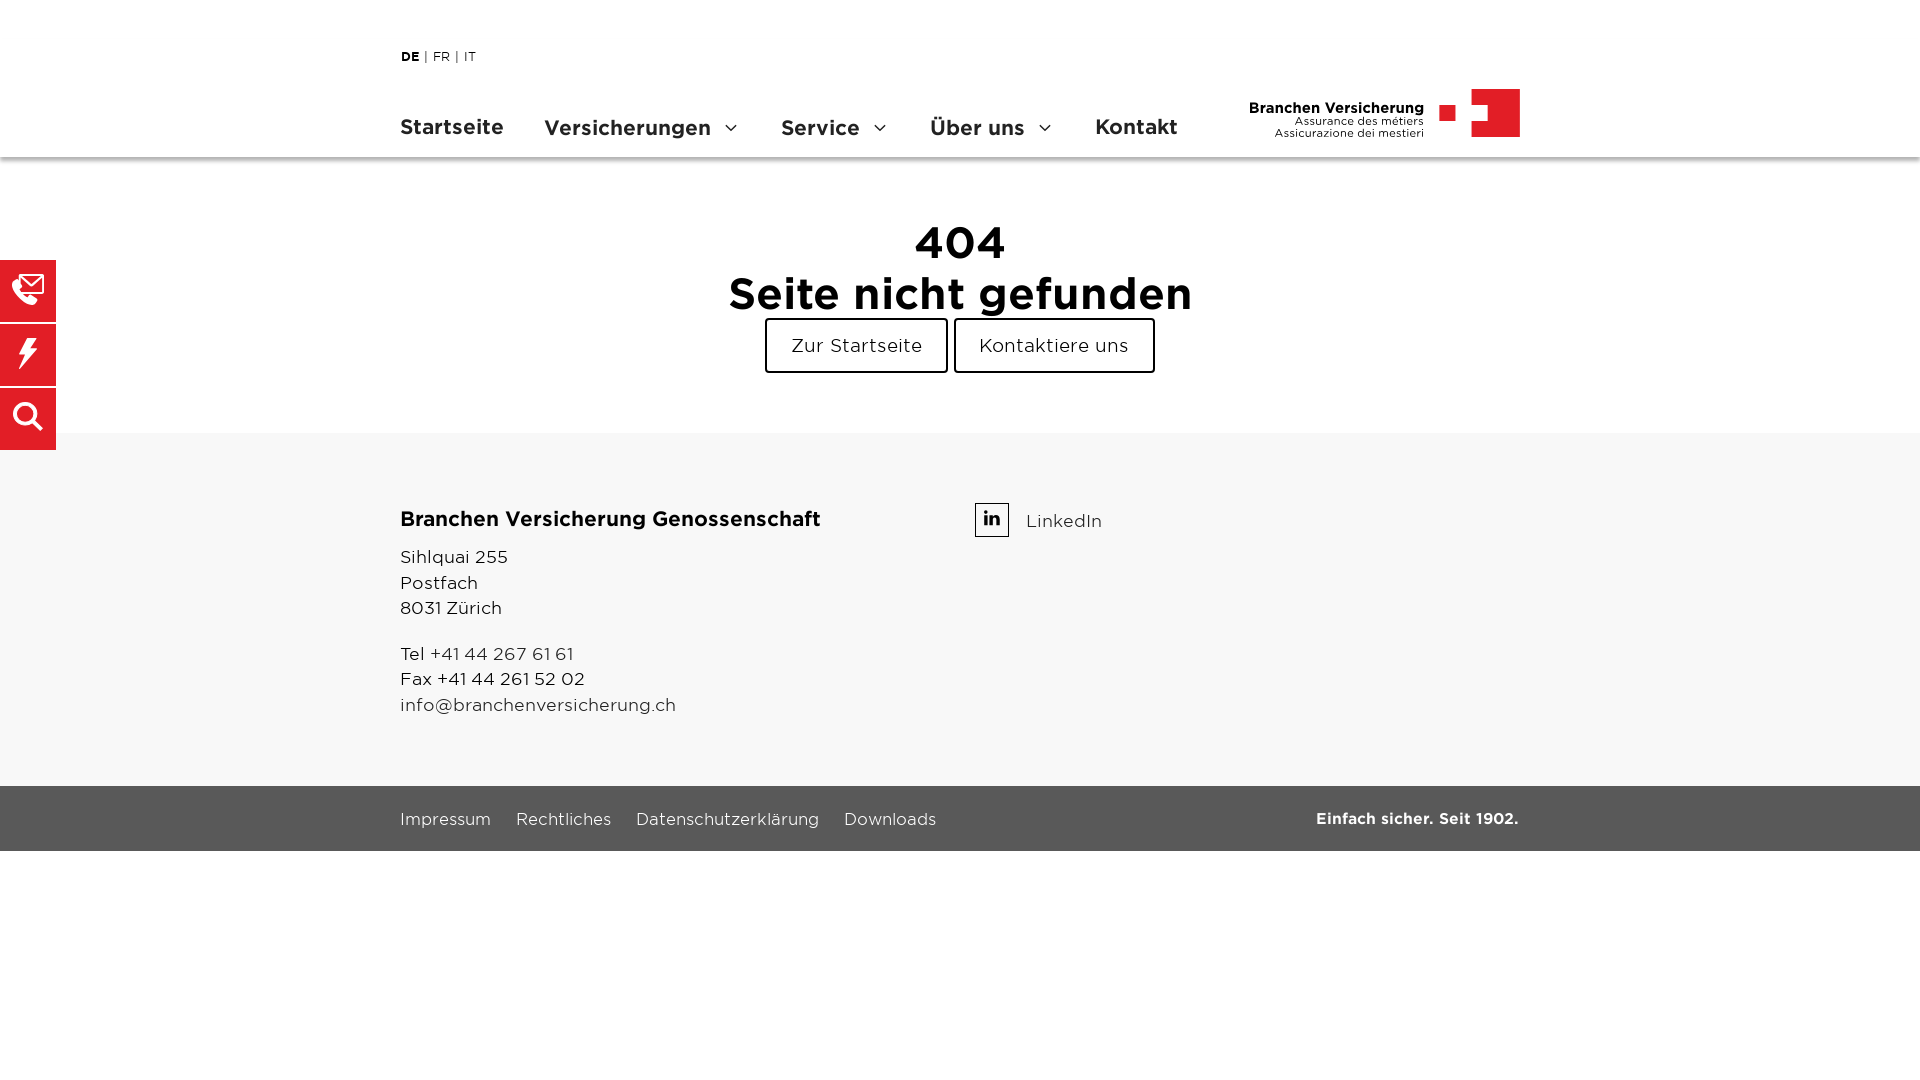  Describe the element at coordinates (562, 817) in the screenshot. I see `'Rechtliches'` at that location.